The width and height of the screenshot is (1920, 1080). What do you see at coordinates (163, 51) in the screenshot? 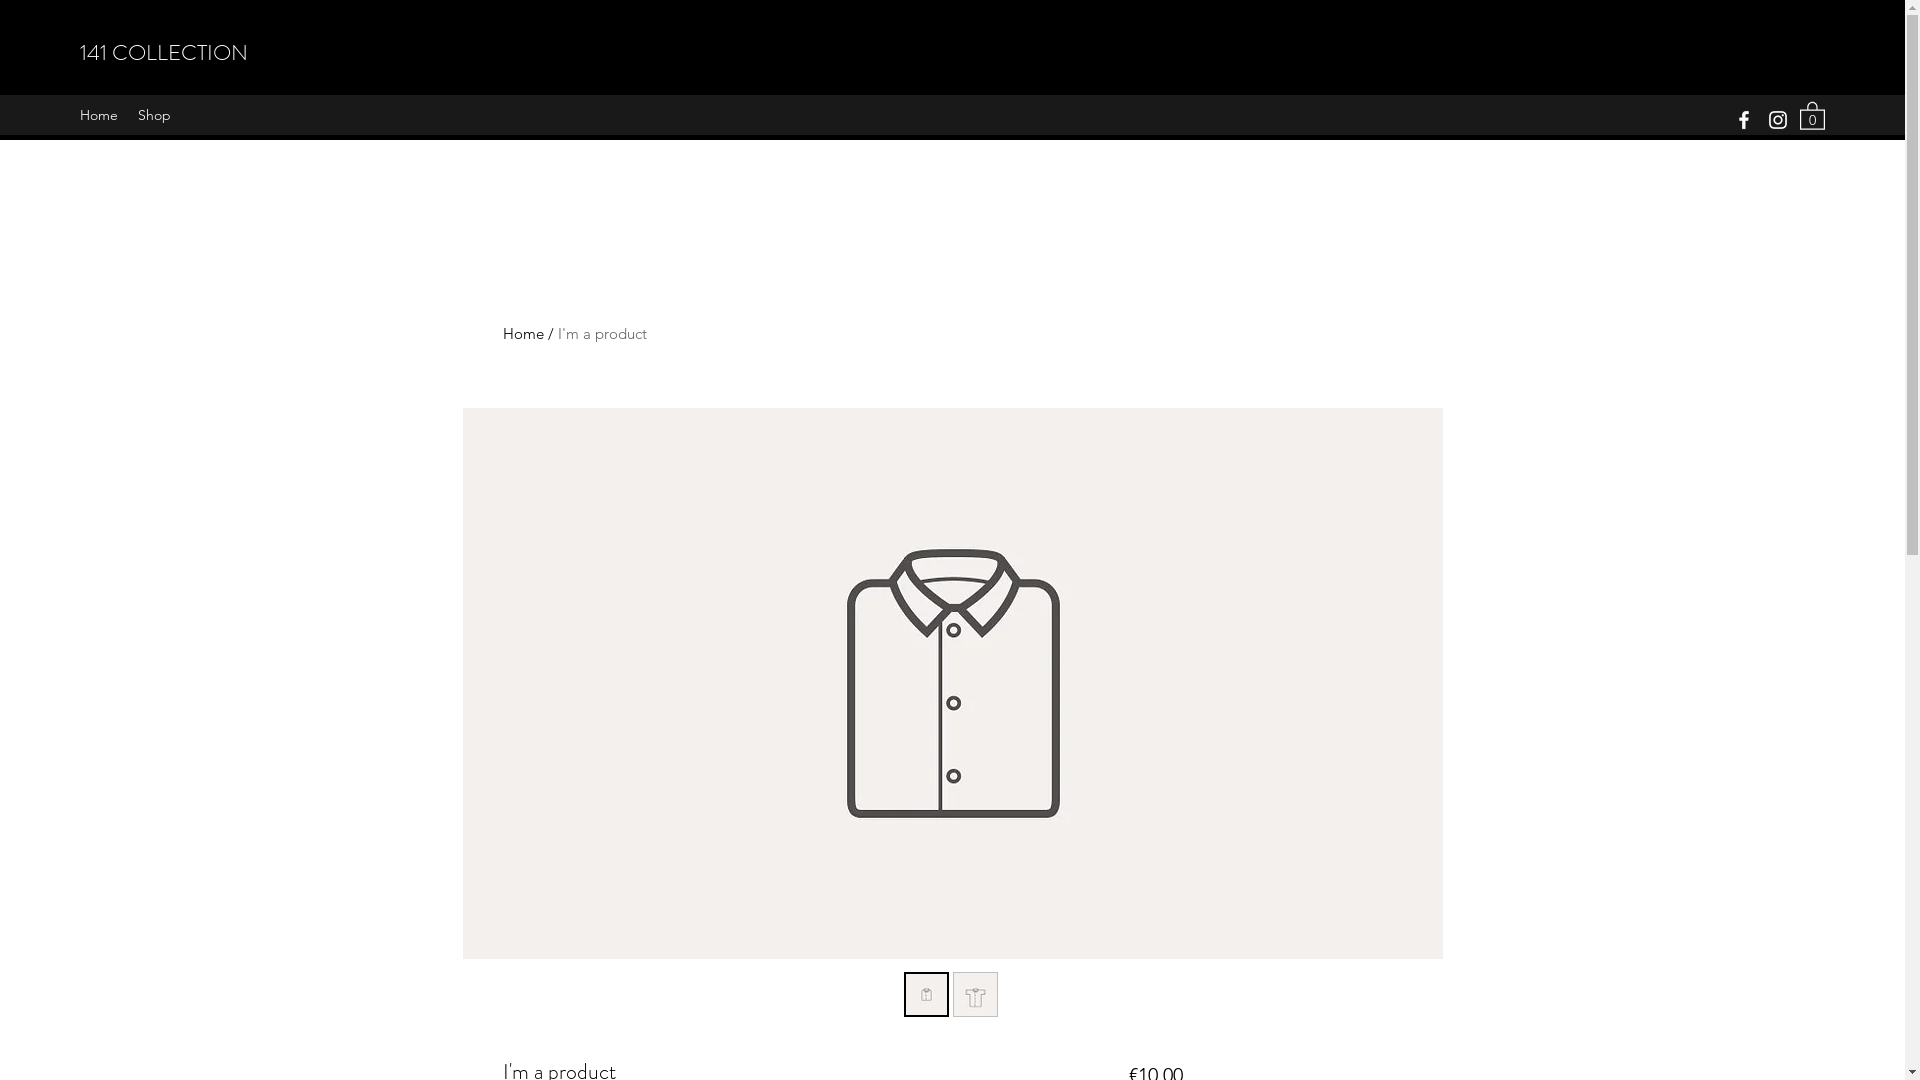
I see `'141 COLLECTION'` at bounding box center [163, 51].